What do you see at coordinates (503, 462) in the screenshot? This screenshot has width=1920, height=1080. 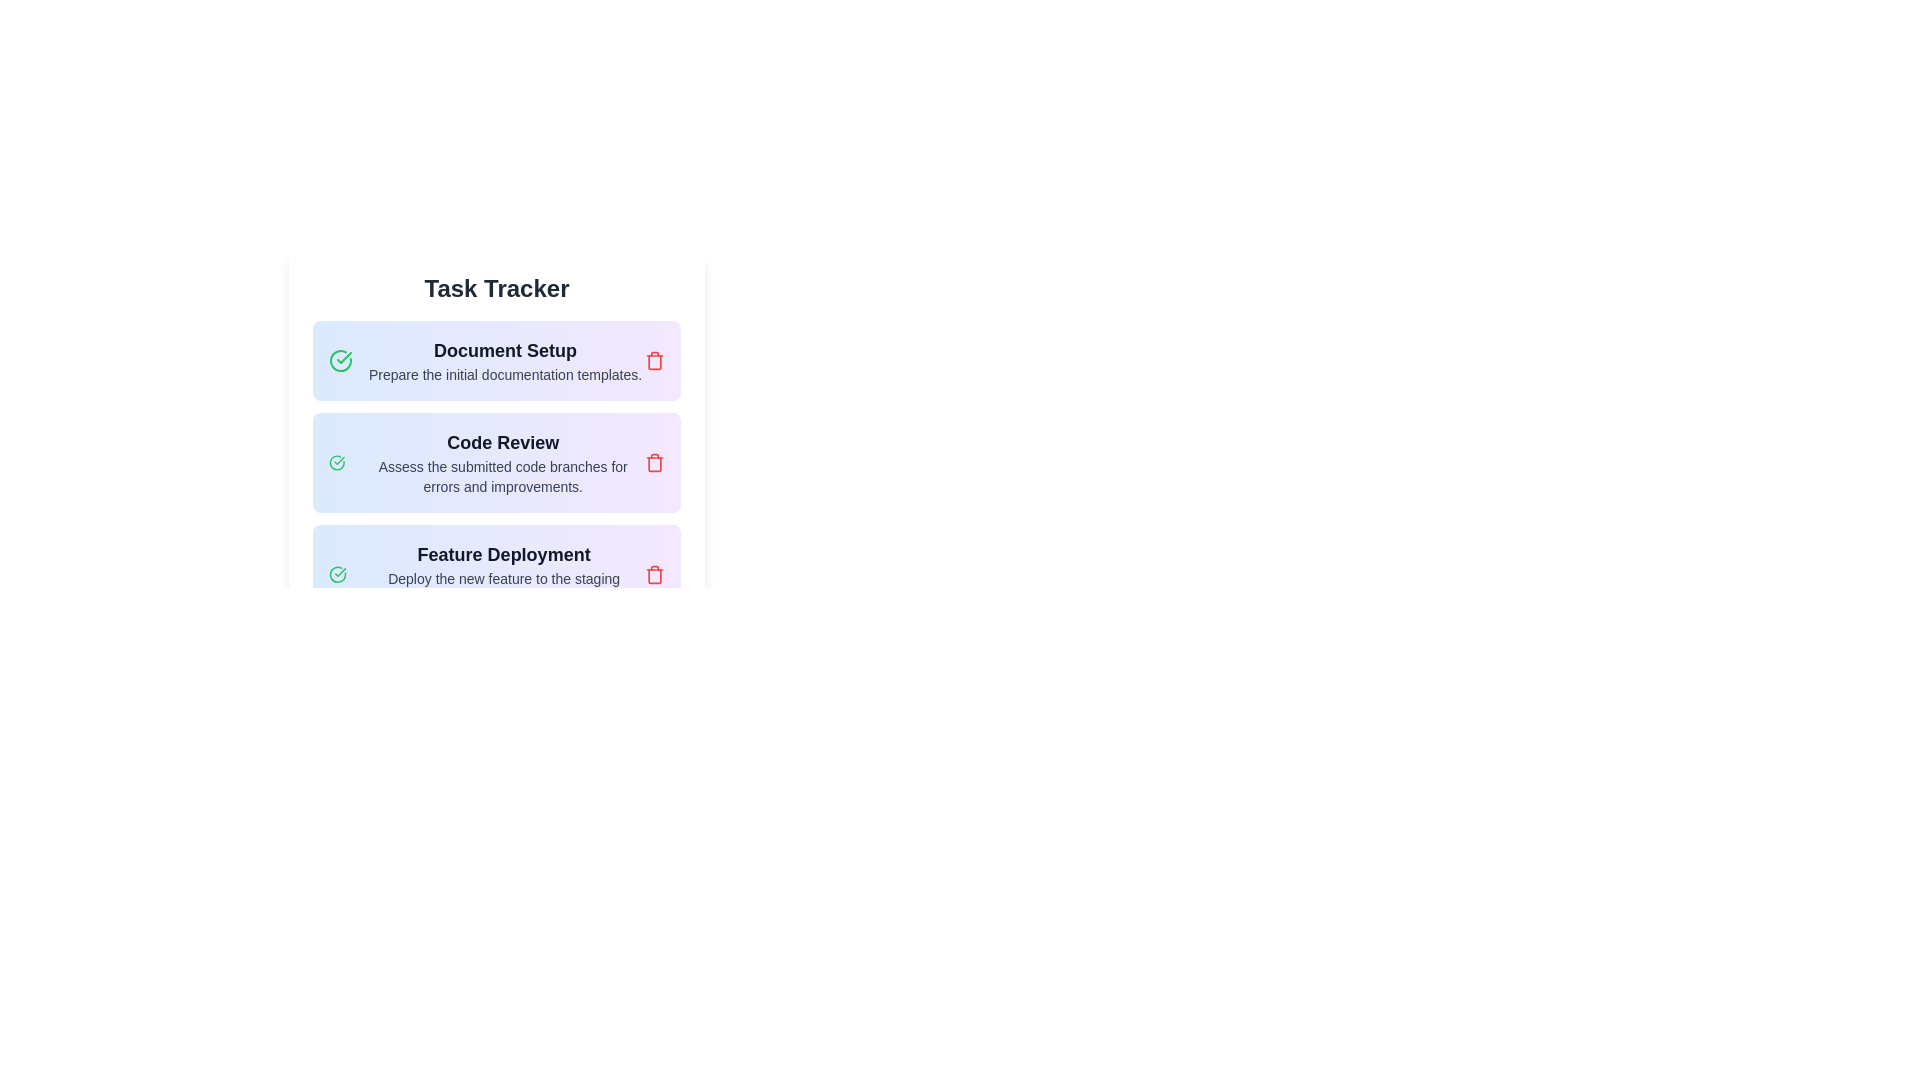 I see `the title and description block for code reviews, located between 'Document Setup' and 'Feature Deployment' in the task tracking application` at bounding box center [503, 462].